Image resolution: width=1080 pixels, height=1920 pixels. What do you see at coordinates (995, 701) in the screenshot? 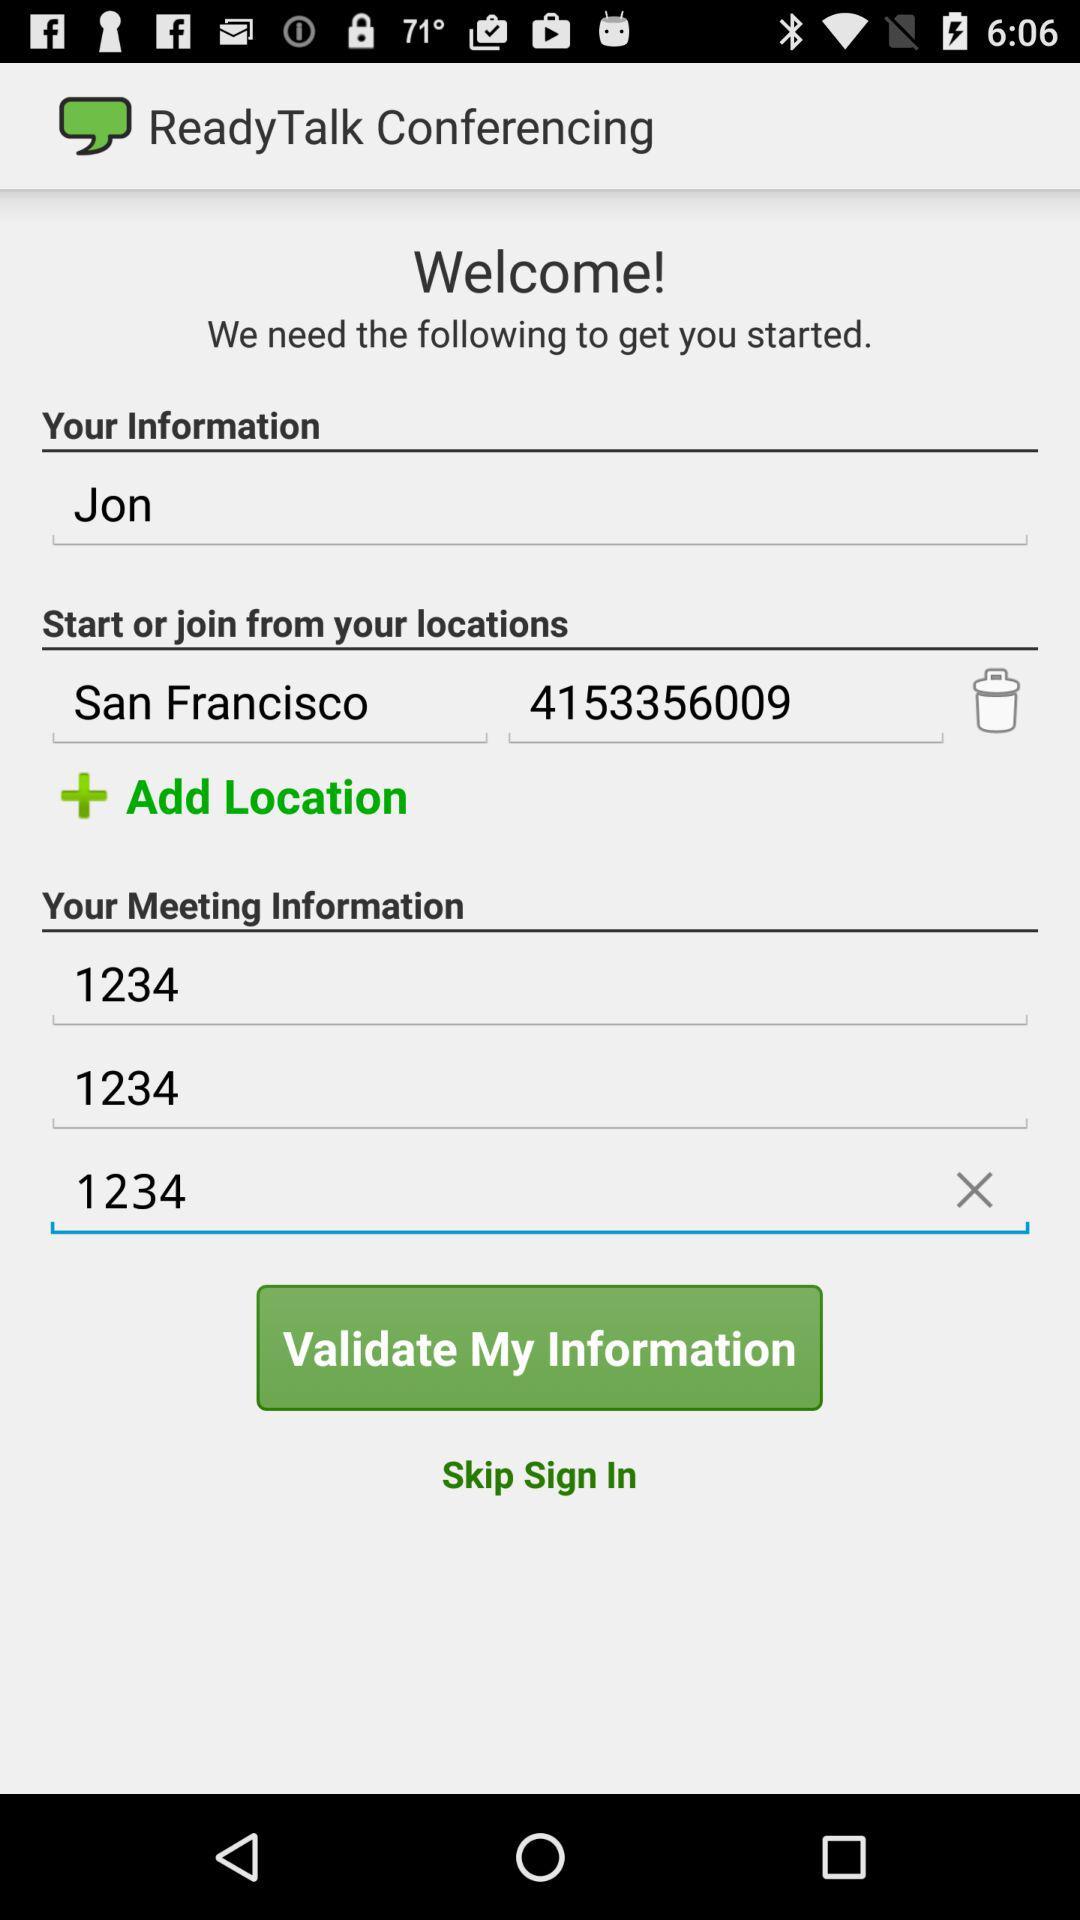
I see `item to the right of the 4153356009 icon` at bounding box center [995, 701].